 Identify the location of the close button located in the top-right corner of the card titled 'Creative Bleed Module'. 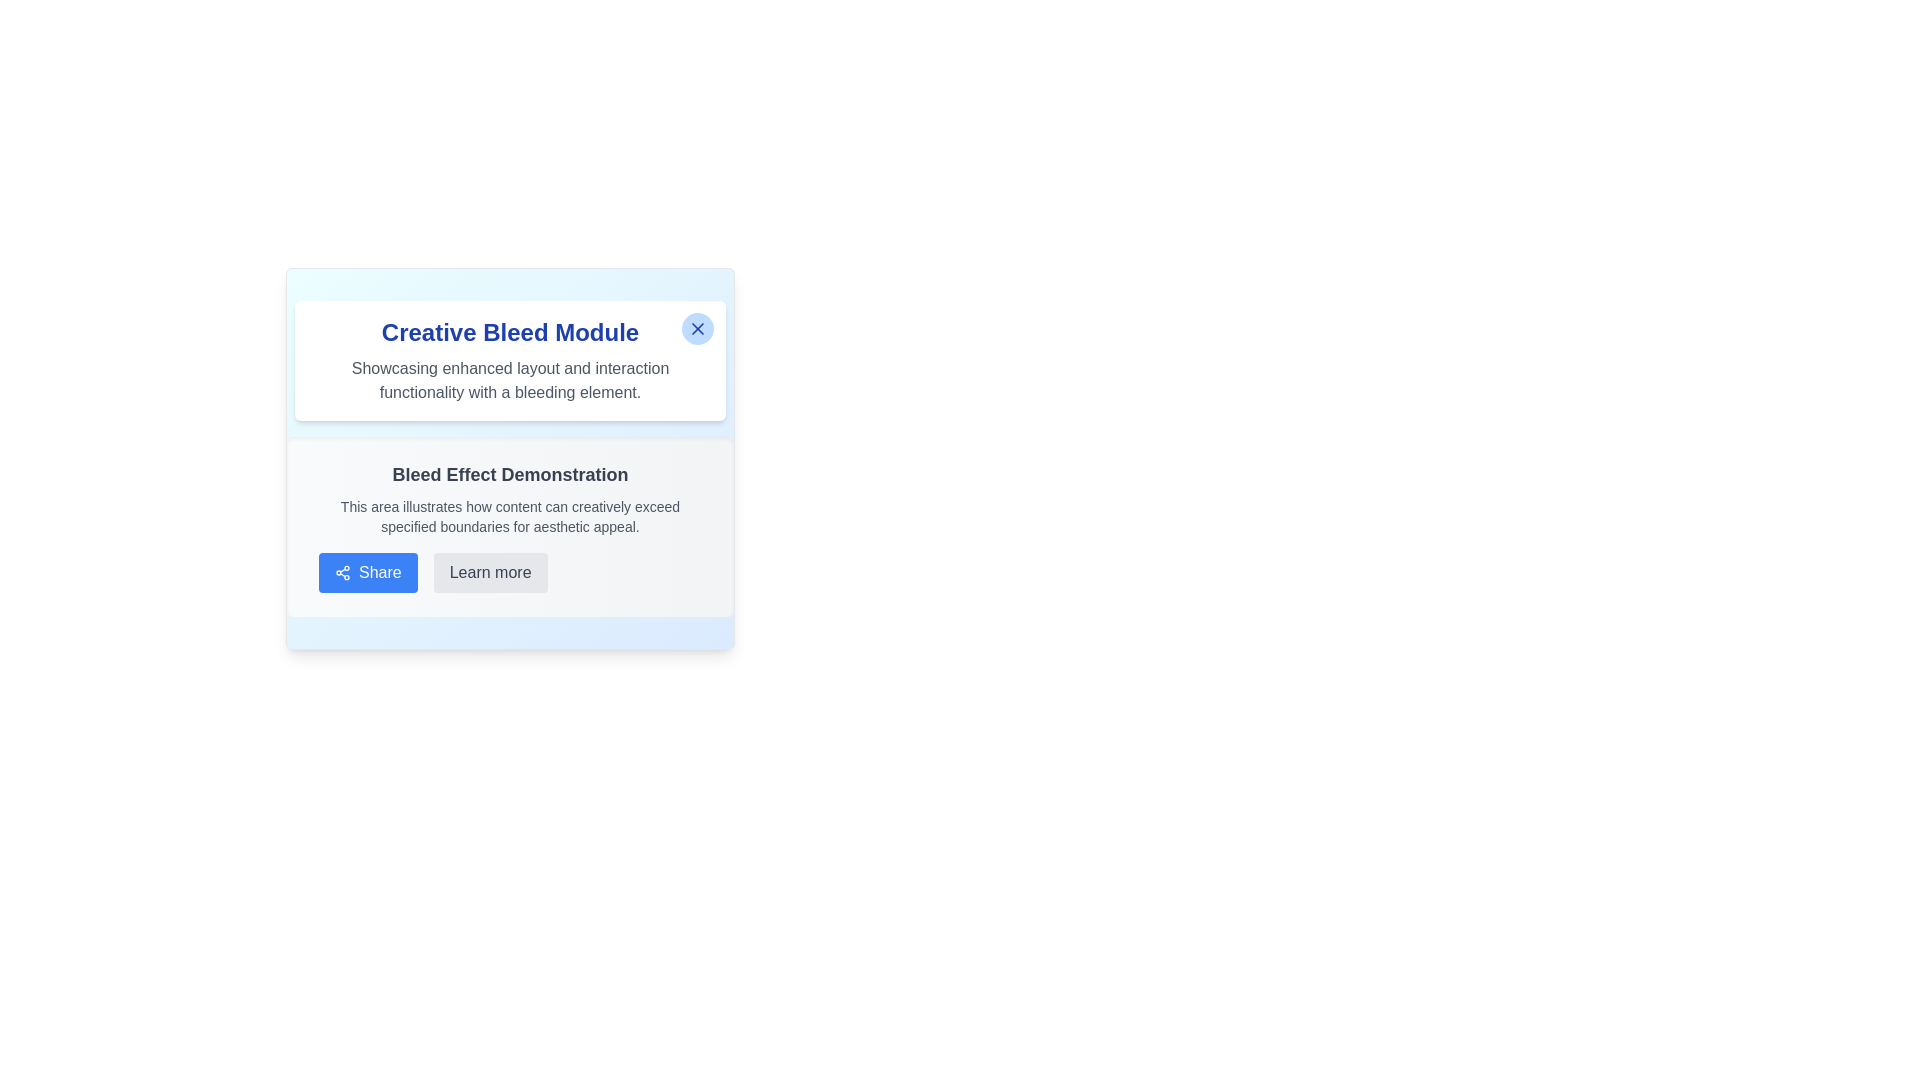
(697, 327).